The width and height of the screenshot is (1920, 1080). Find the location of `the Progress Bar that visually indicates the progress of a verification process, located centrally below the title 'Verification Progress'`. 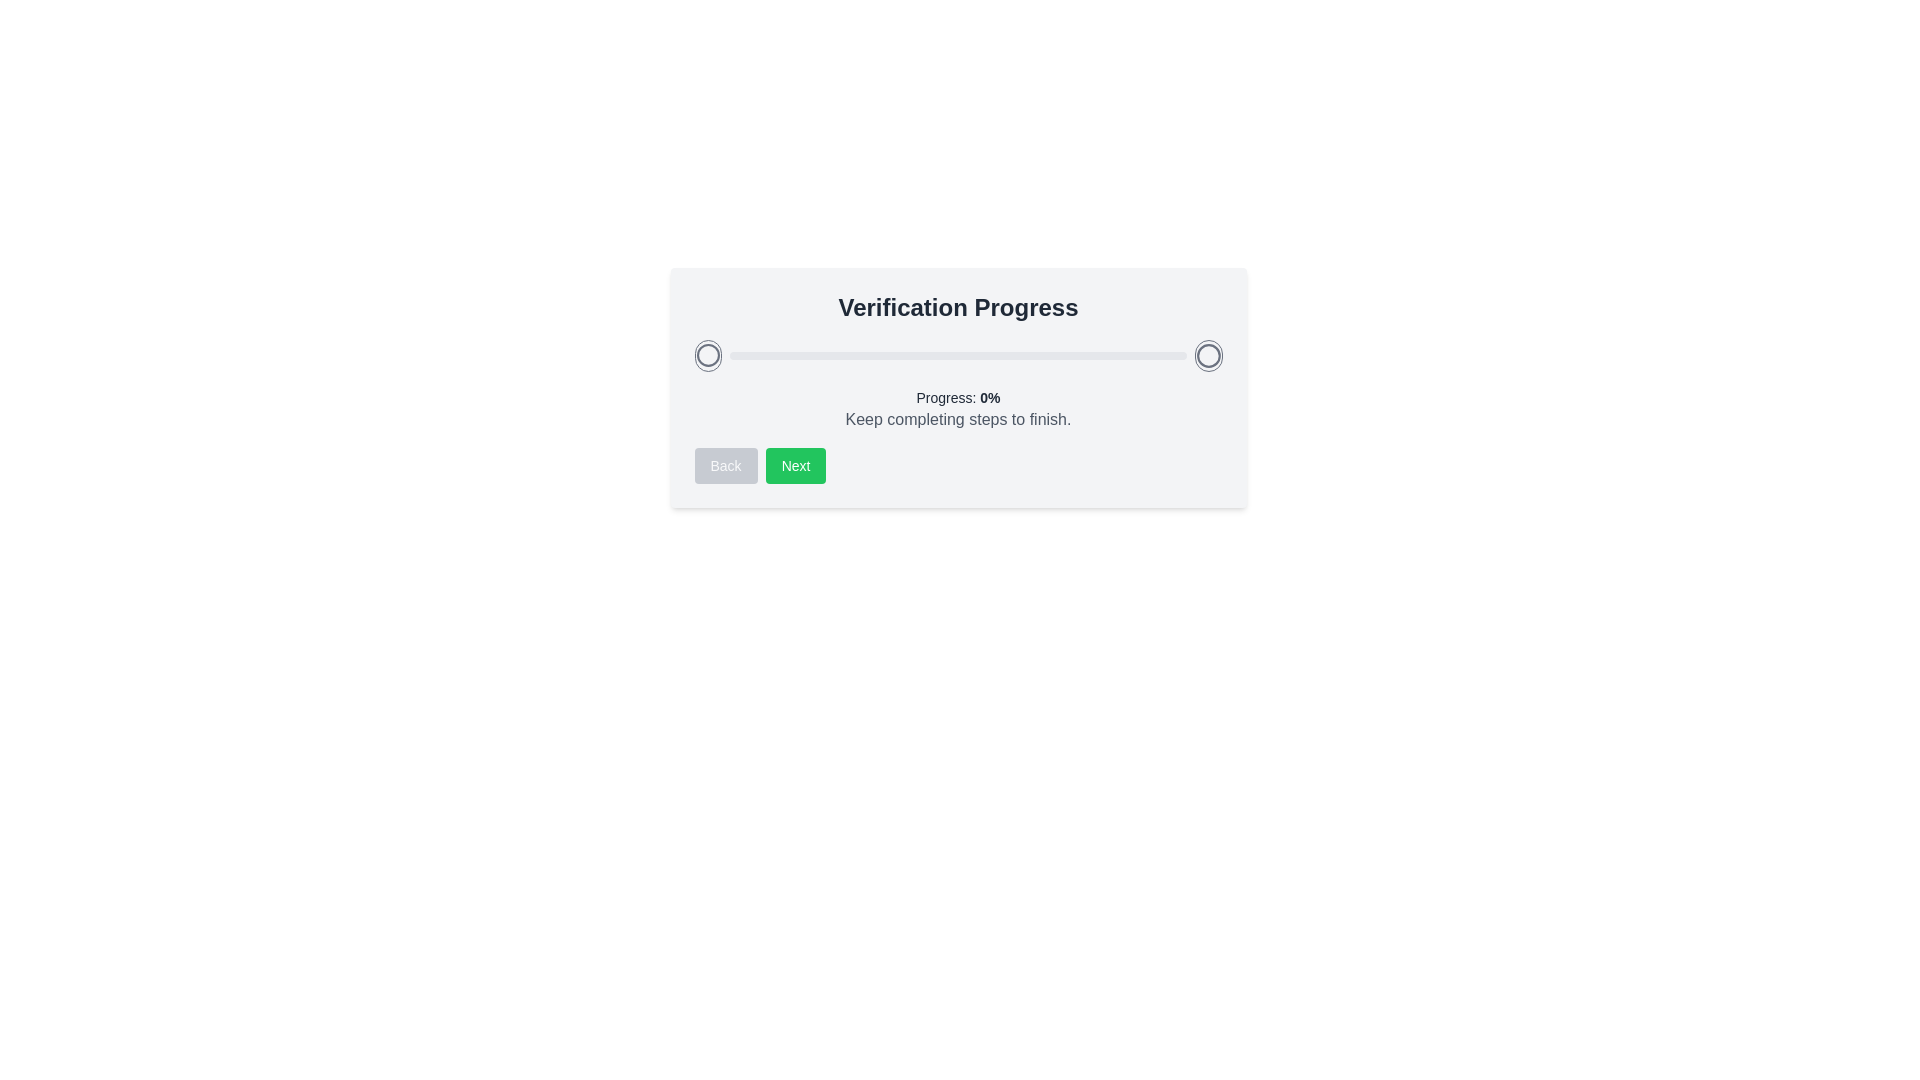

the Progress Bar that visually indicates the progress of a verification process, located centrally below the title 'Verification Progress' is located at coordinates (957, 354).